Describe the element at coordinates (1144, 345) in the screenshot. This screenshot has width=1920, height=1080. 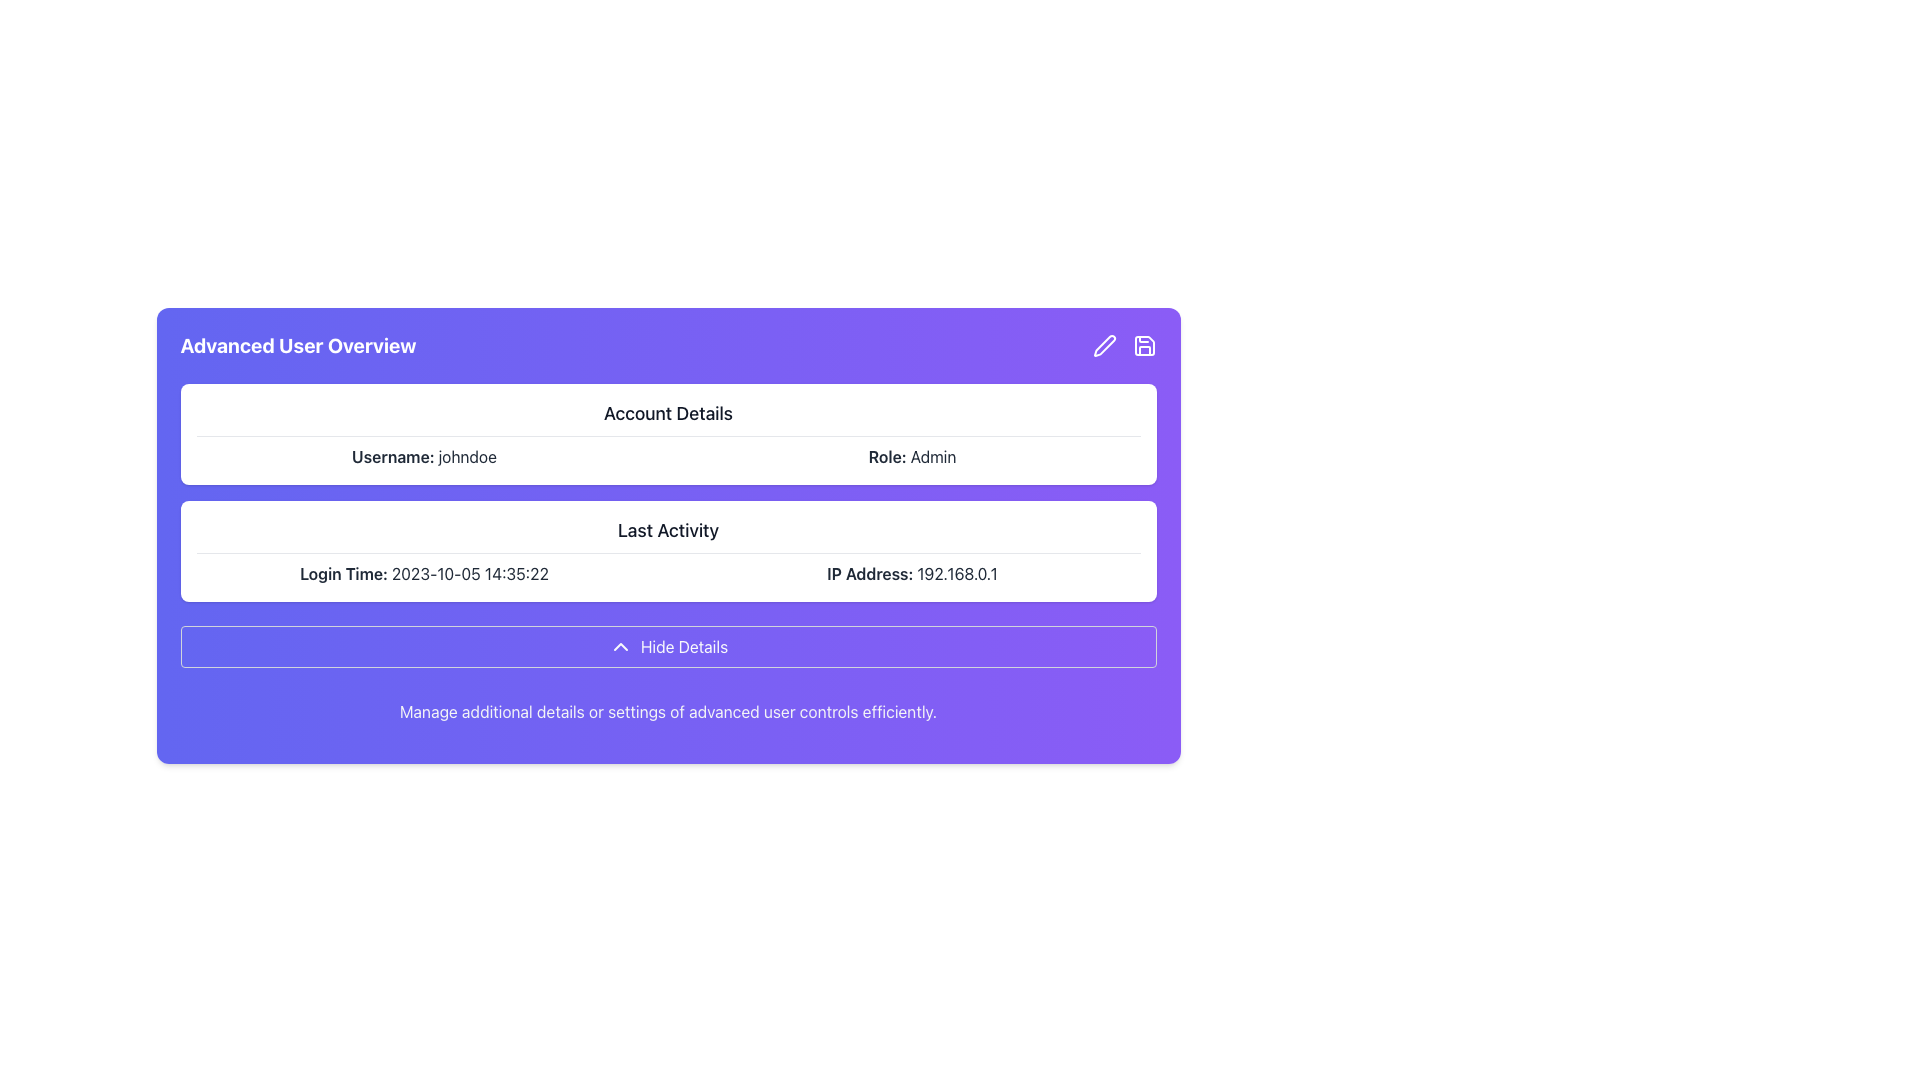
I see `the save icon, shaped like a floppy disk, located in the top-right corner of the purple user interface panel` at that location.